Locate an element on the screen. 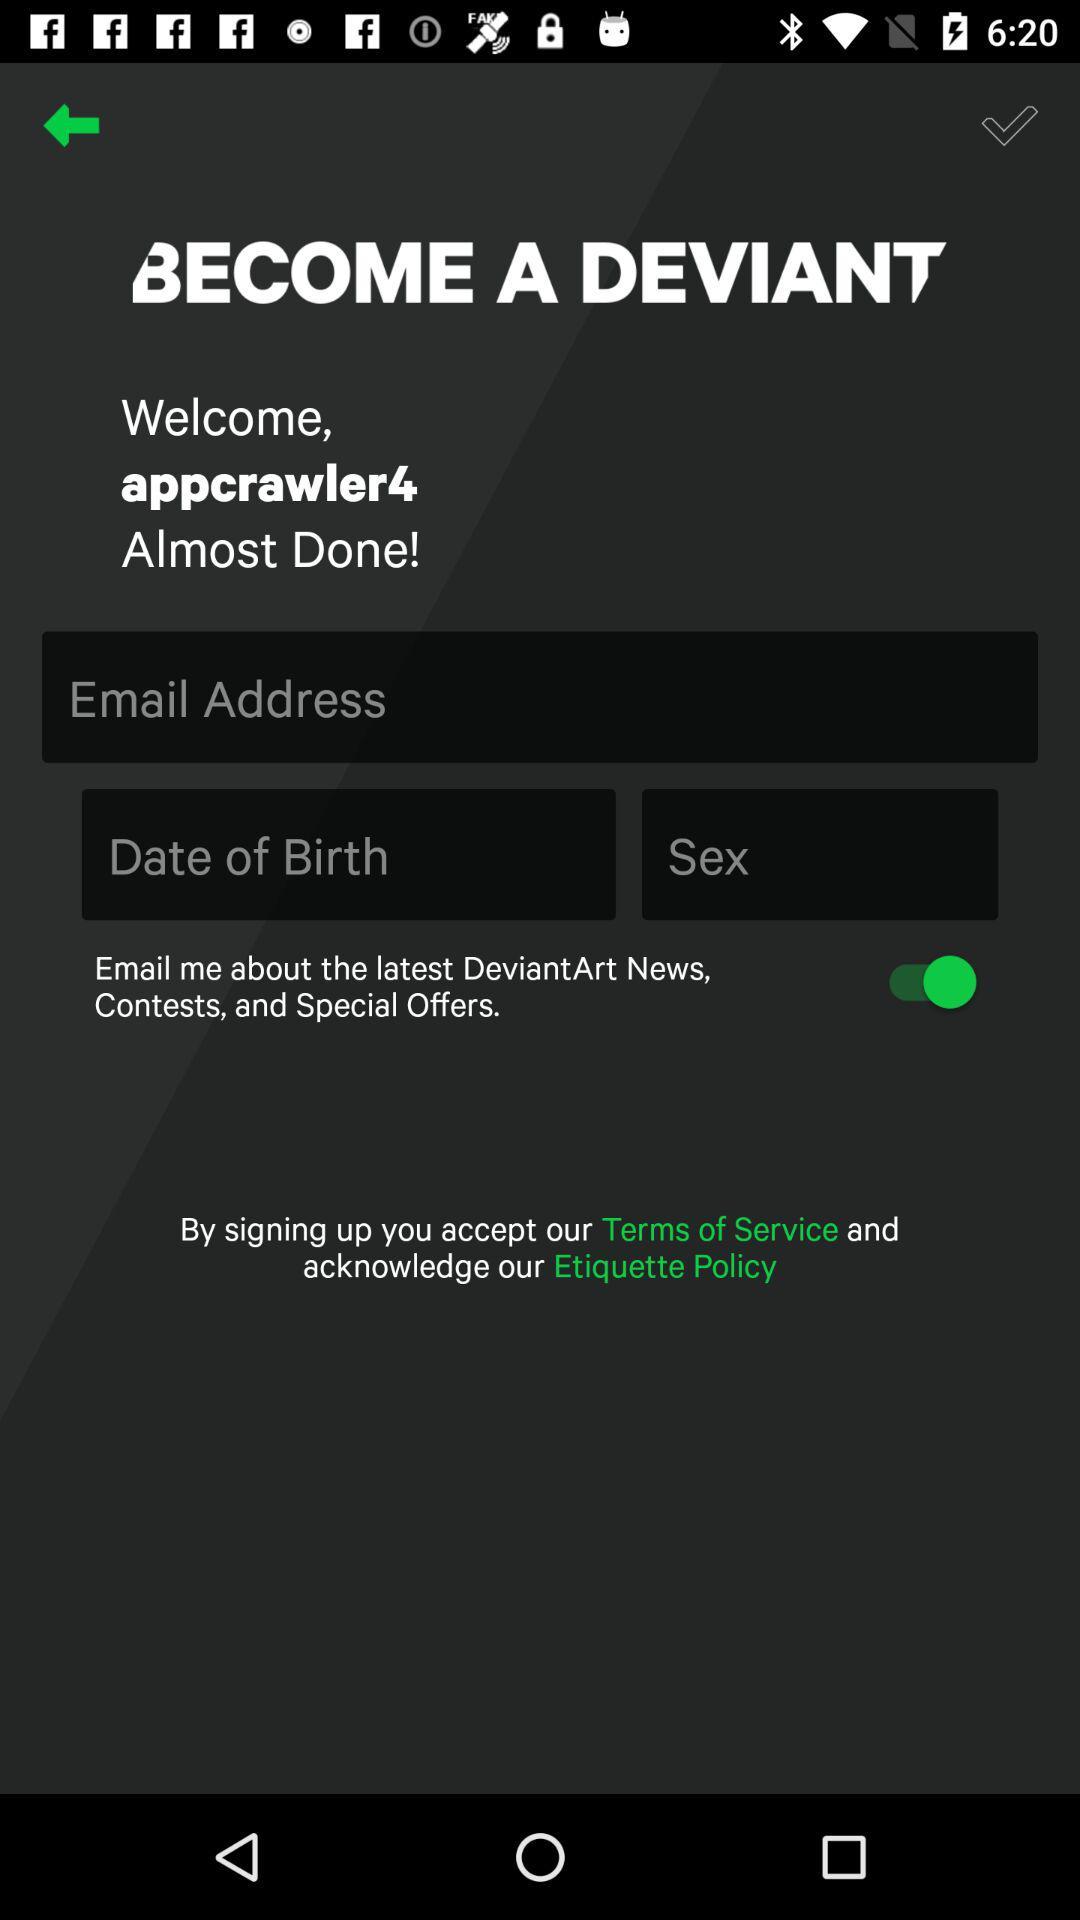  the item above email me about is located at coordinates (820, 854).